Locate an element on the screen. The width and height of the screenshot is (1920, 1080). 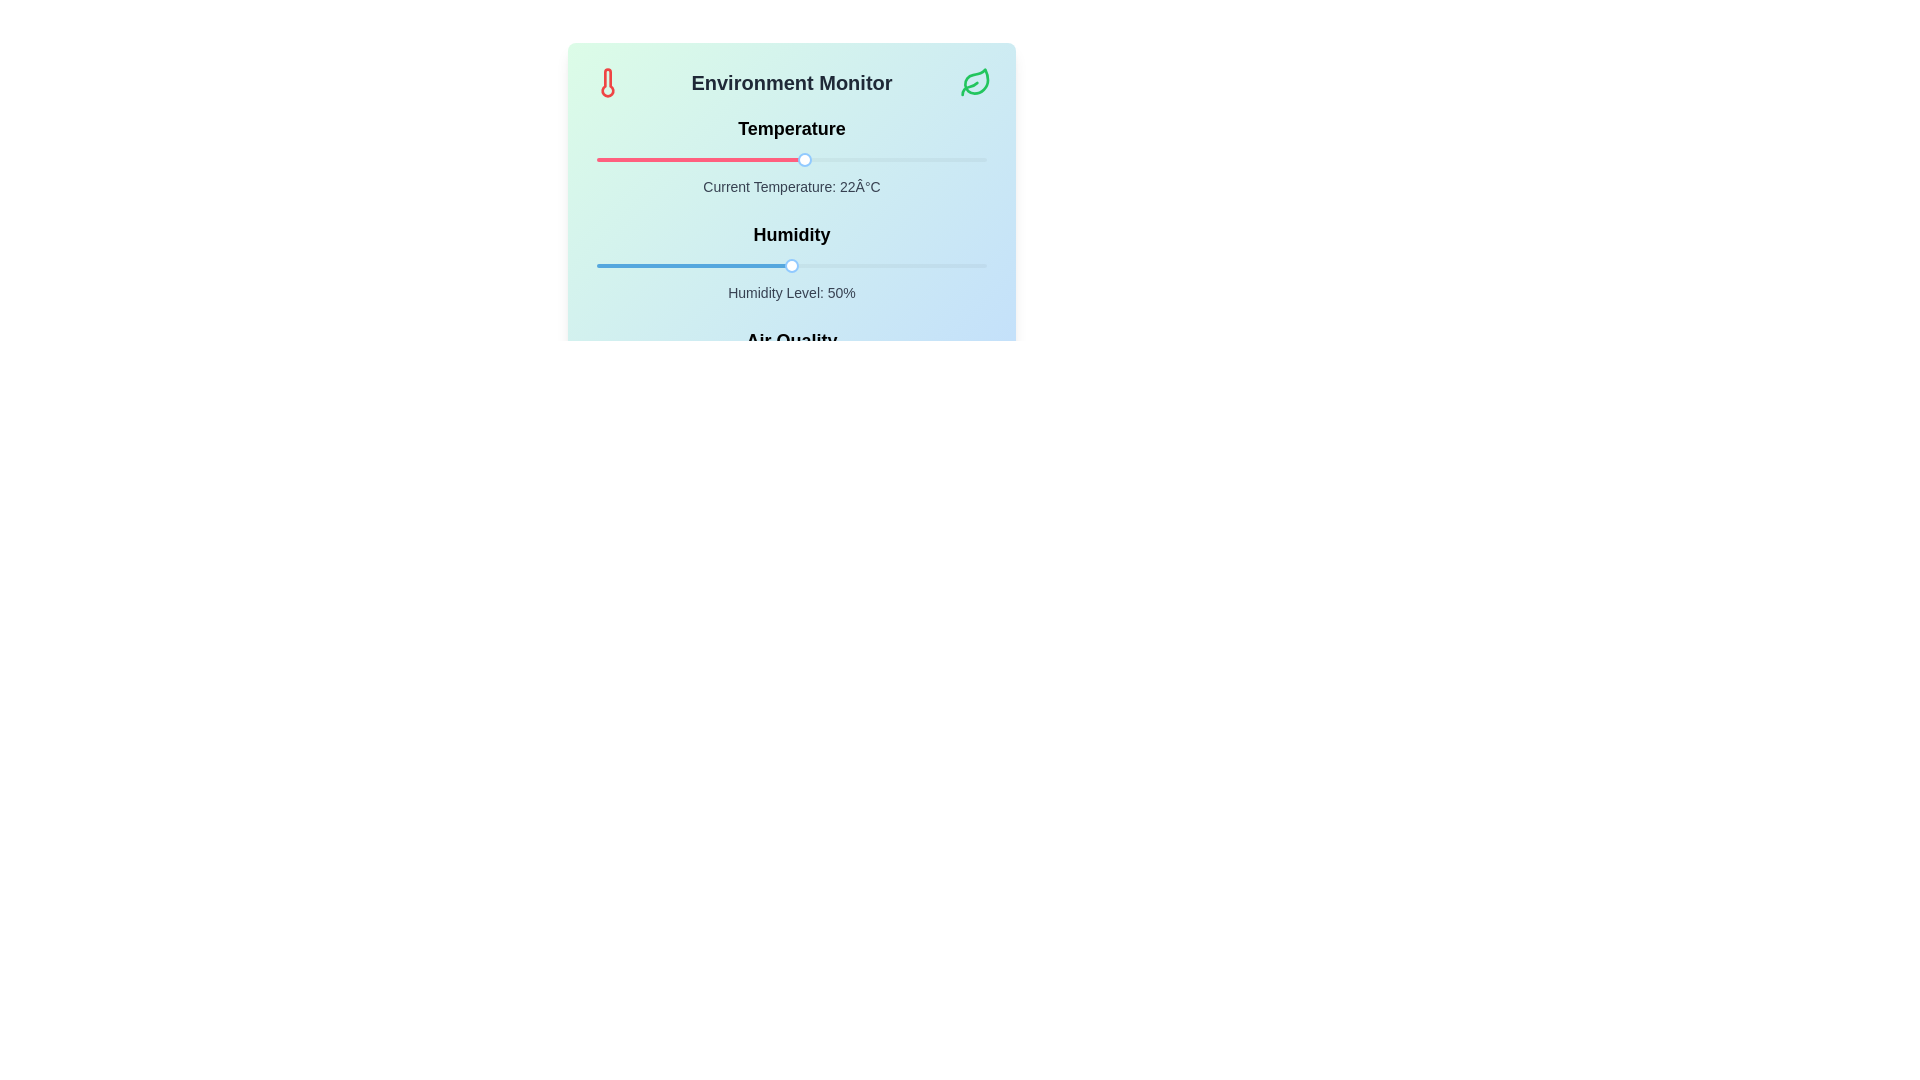
the temperature slider is located at coordinates (816, 158).